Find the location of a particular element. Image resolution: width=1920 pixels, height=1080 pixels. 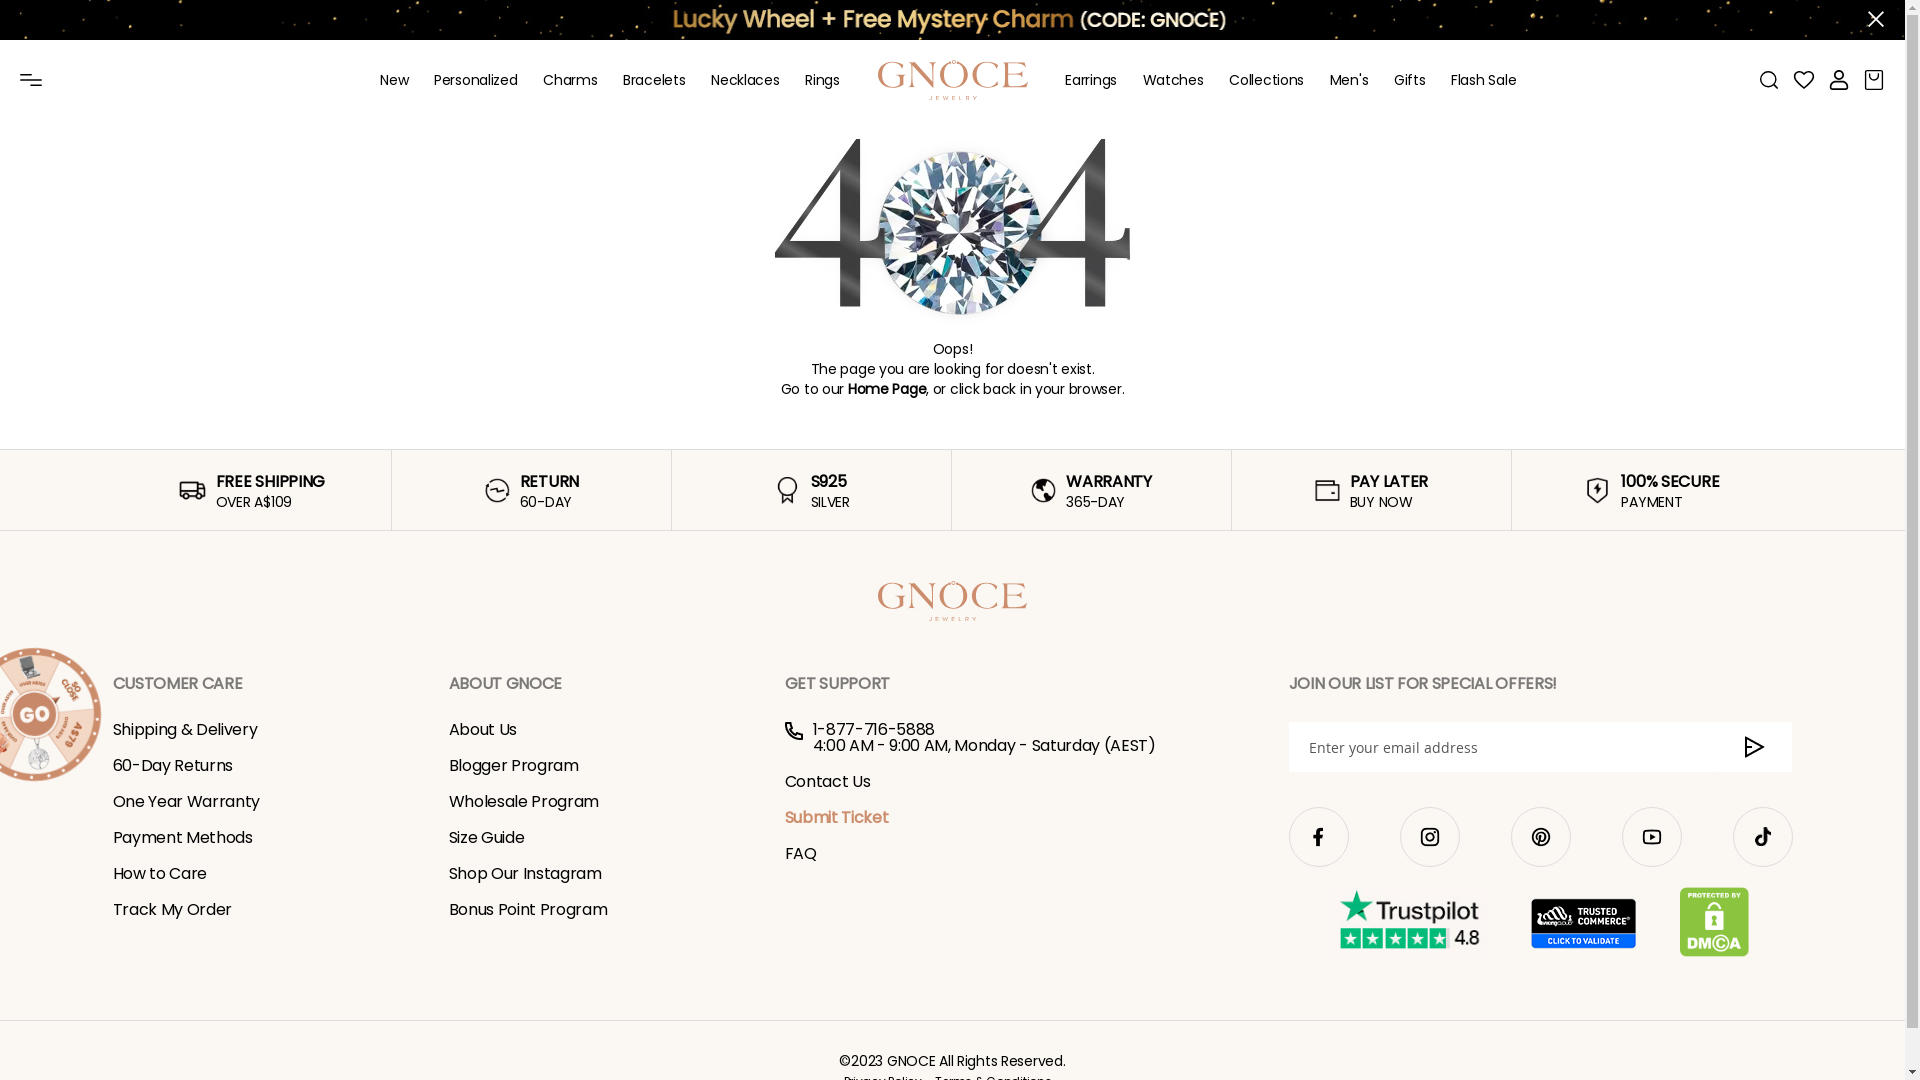

'Personalized' is located at coordinates (474, 79).